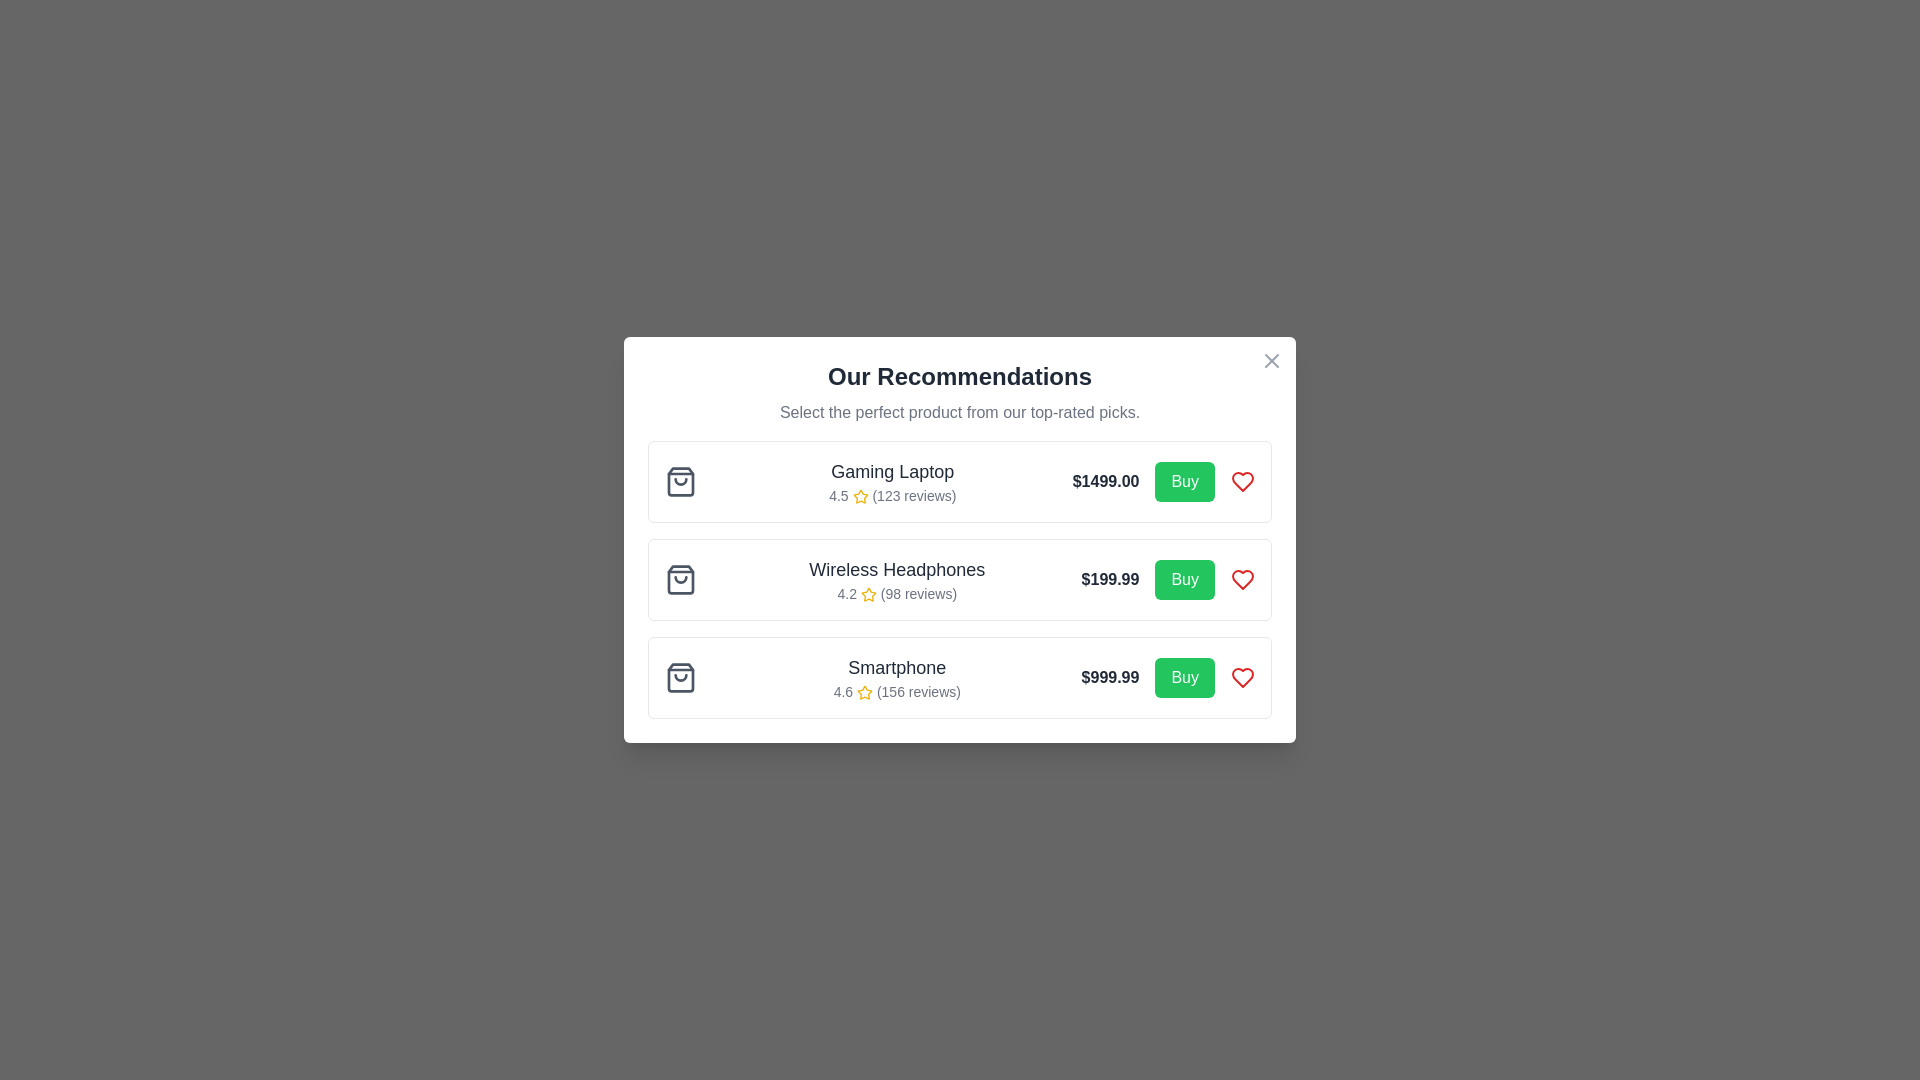 Image resolution: width=1920 pixels, height=1080 pixels. I want to click on the star icon or text that displays the average rating and total number of reviews for the product 'Wireless Headphones', located in the second recommendation section, so click(896, 593).